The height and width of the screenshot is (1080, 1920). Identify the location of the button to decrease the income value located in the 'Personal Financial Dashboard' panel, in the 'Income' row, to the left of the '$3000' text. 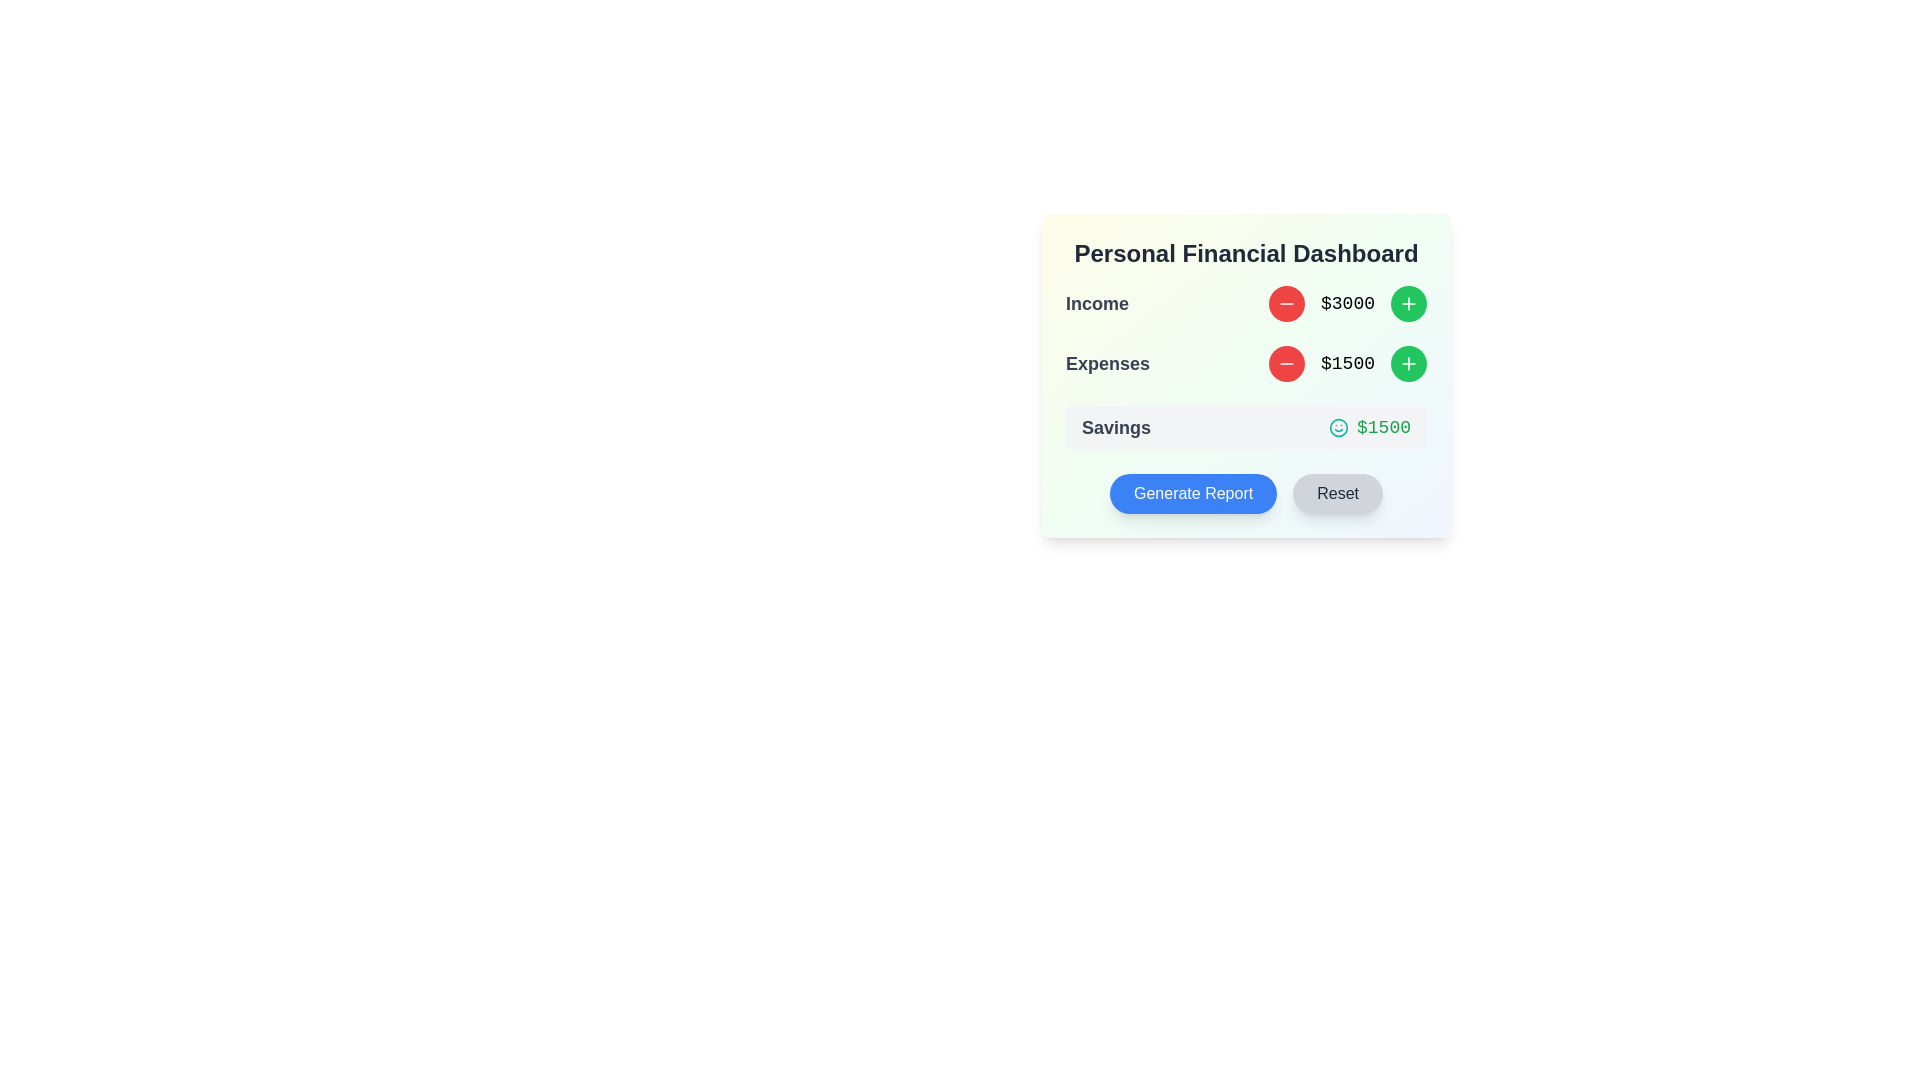
(1286, 304).